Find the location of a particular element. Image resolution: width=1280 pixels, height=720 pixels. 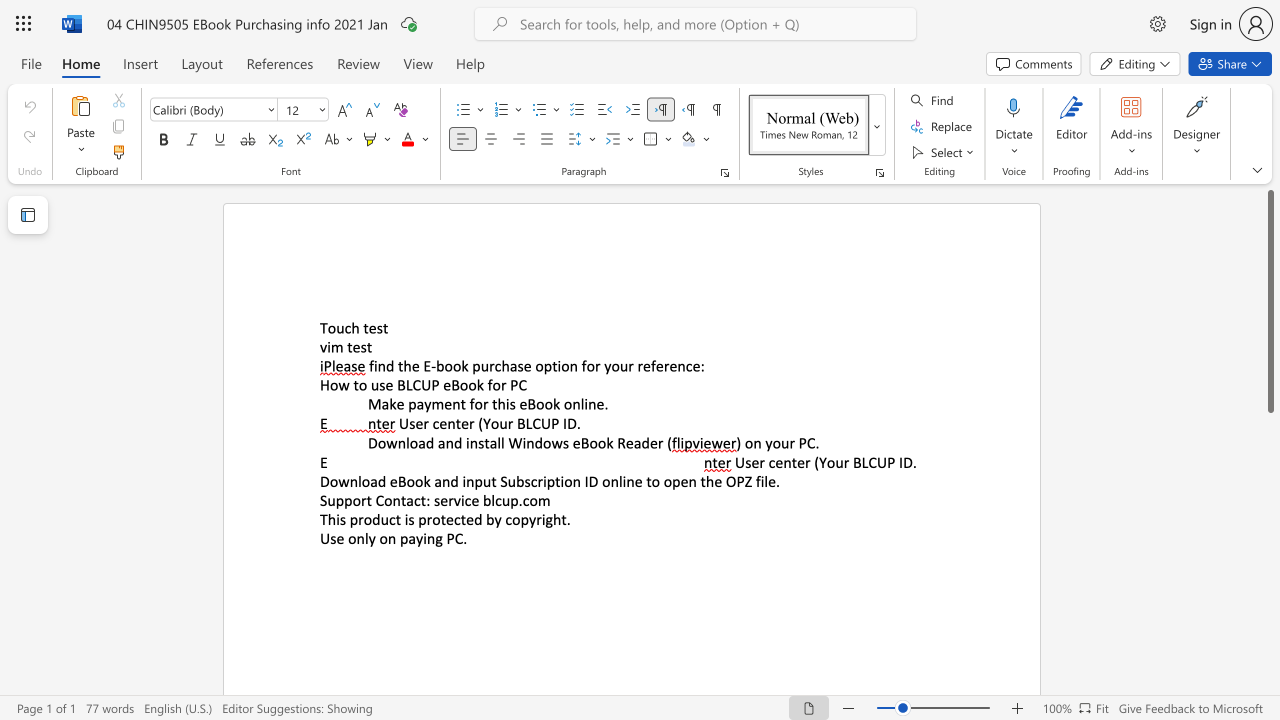

the 2th character "o" in the text is located at coordinates (614, 366).